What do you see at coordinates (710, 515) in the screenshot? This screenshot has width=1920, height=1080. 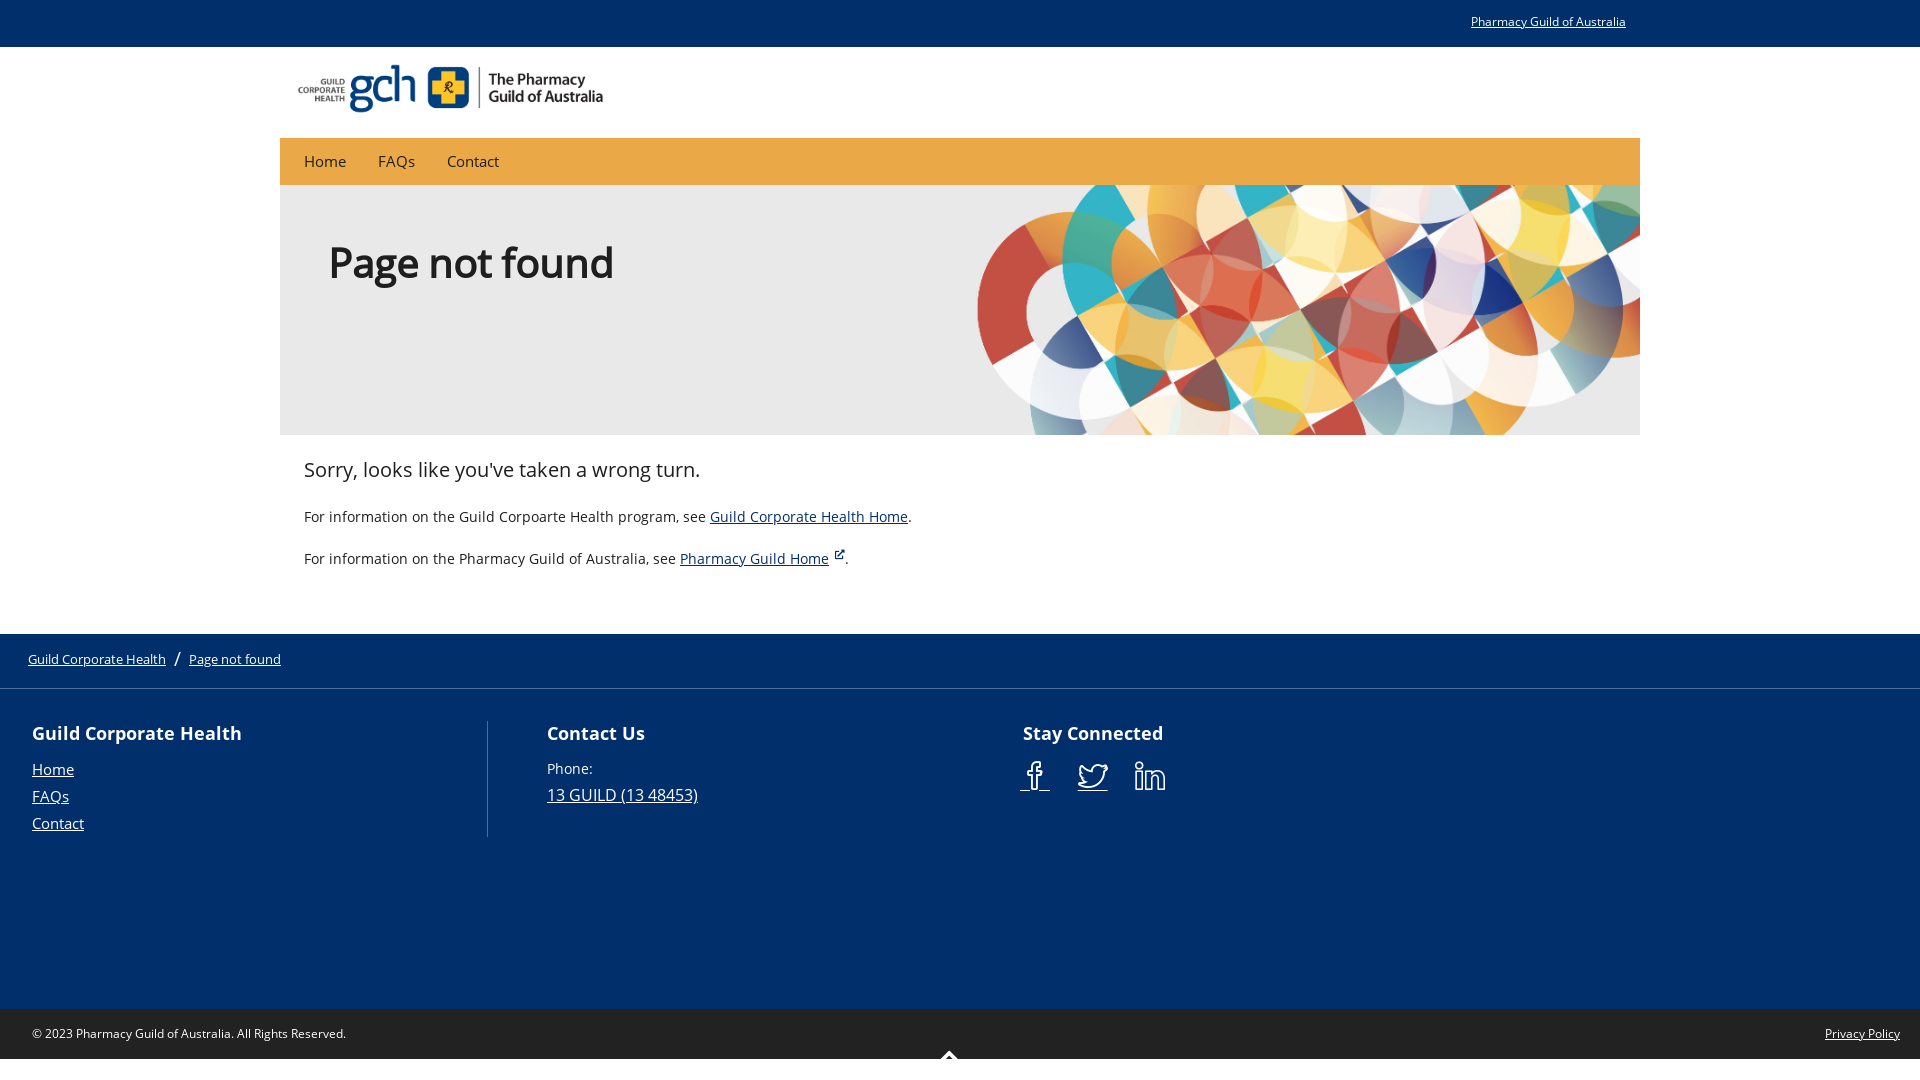 I see `'Guild Corporate Health Home'` at bounding box center [710, 515].